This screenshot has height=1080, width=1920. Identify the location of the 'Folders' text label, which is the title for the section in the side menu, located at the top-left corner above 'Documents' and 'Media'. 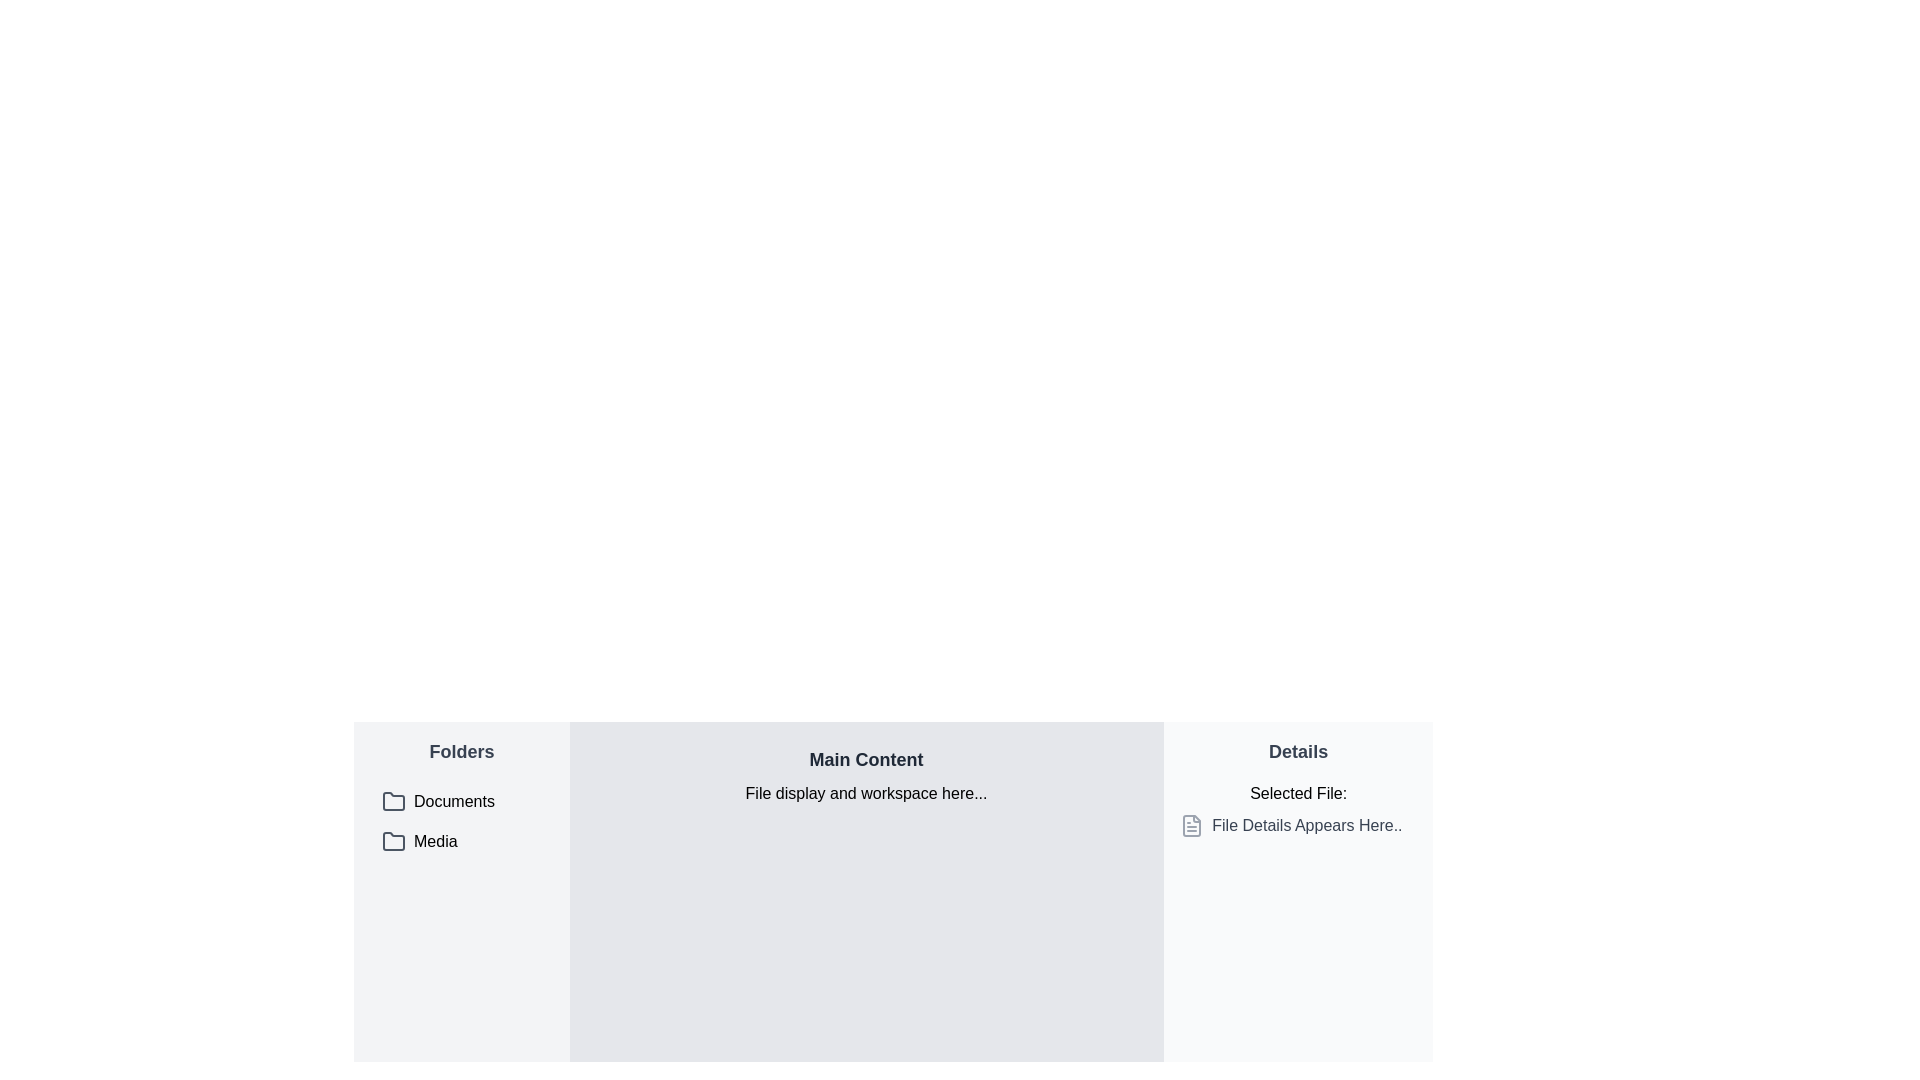
(460, 752).